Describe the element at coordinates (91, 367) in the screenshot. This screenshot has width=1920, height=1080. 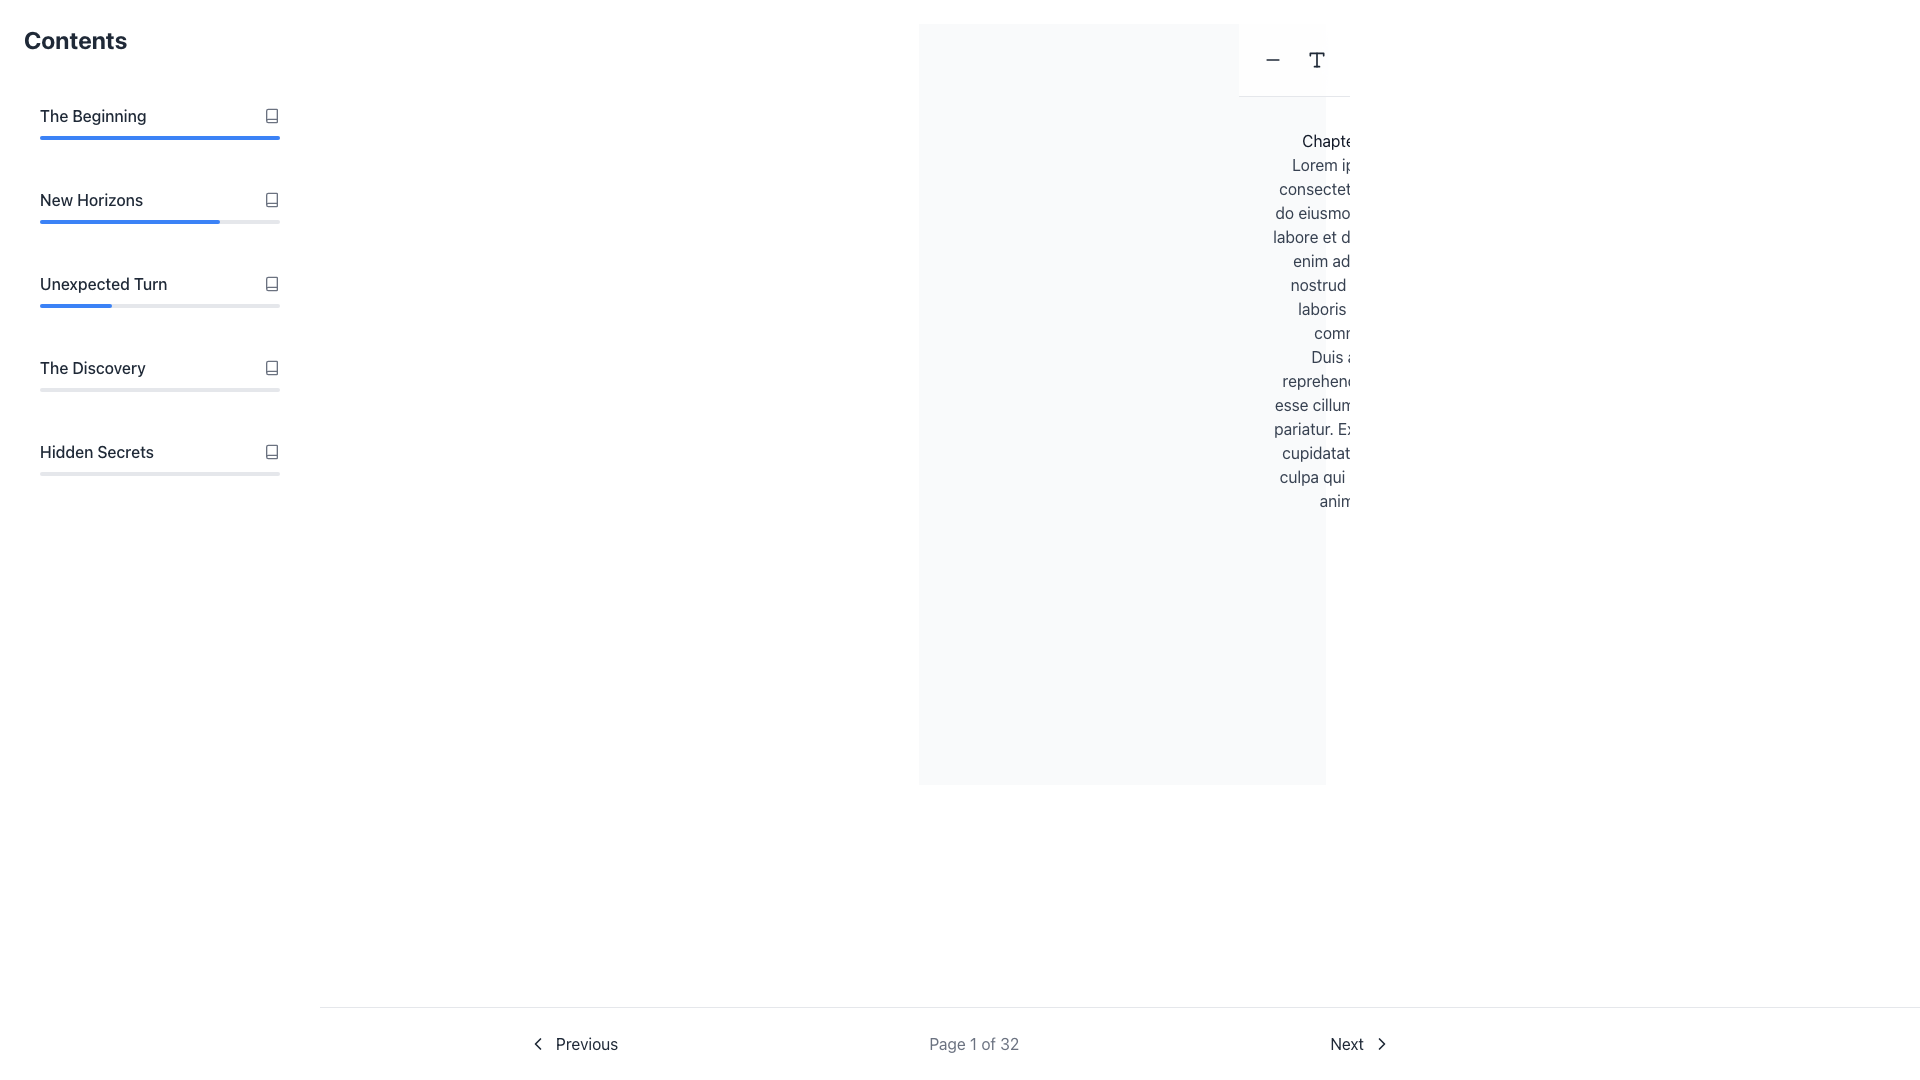
I see `the text label reading 'The Discovery' in the left sidebar` at that location.